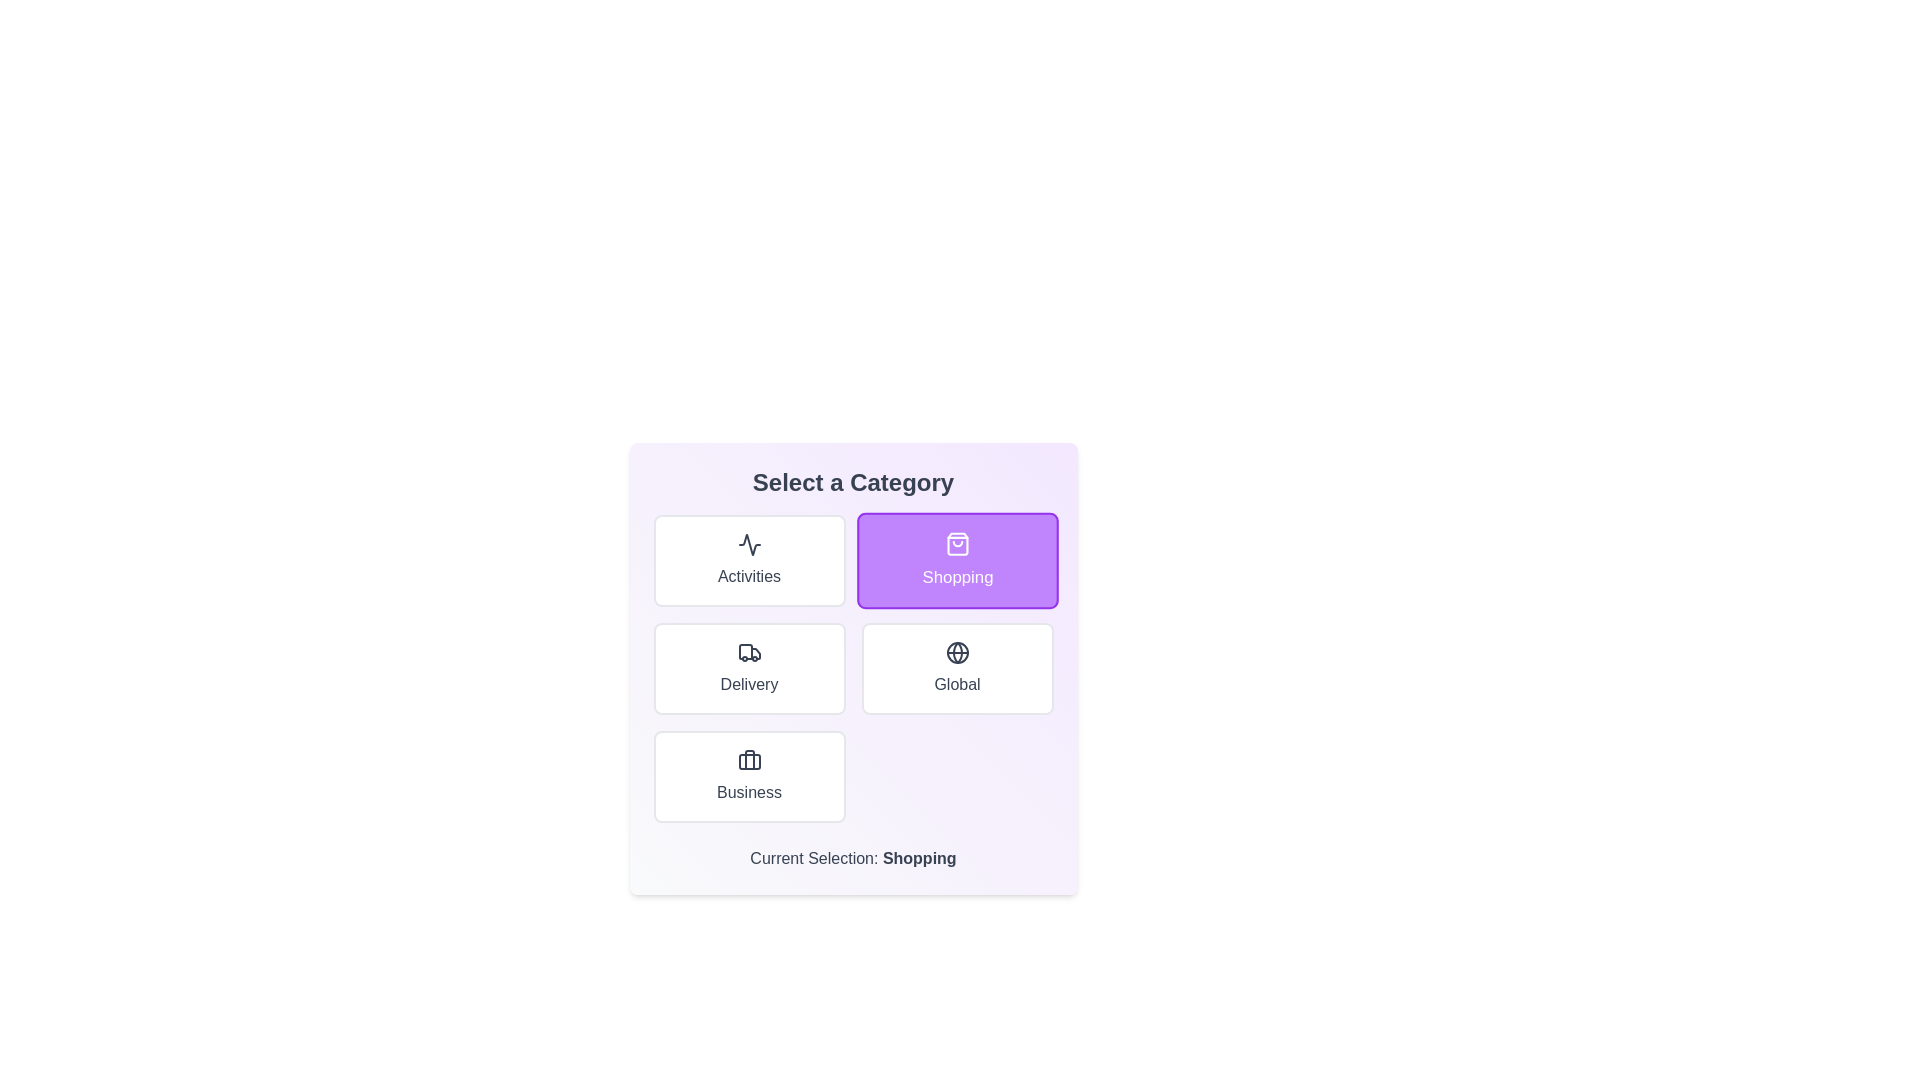 This screenshot has height=1080, width=1920. I want to click on the button corresponding to the category Shopping, so click(956, 560).